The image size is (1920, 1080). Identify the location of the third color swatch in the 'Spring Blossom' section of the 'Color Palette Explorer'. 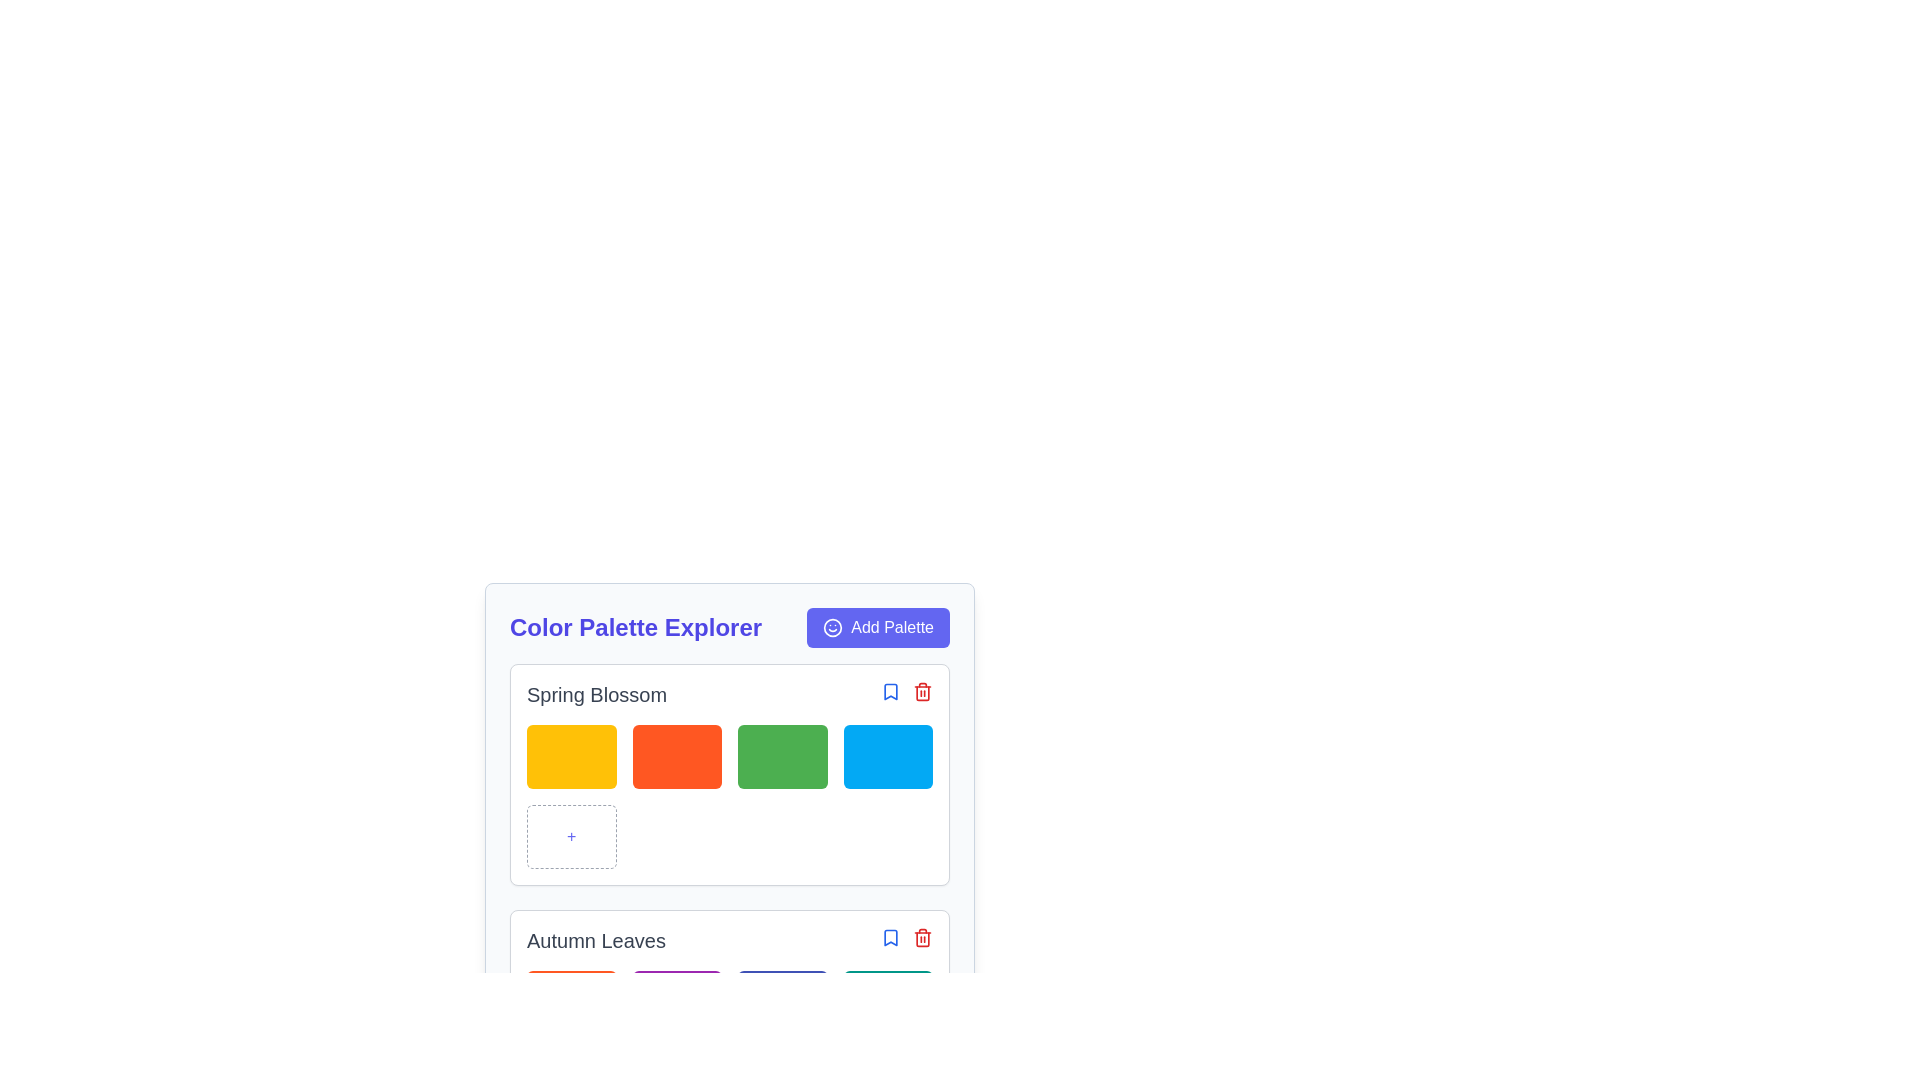
(728, 765).